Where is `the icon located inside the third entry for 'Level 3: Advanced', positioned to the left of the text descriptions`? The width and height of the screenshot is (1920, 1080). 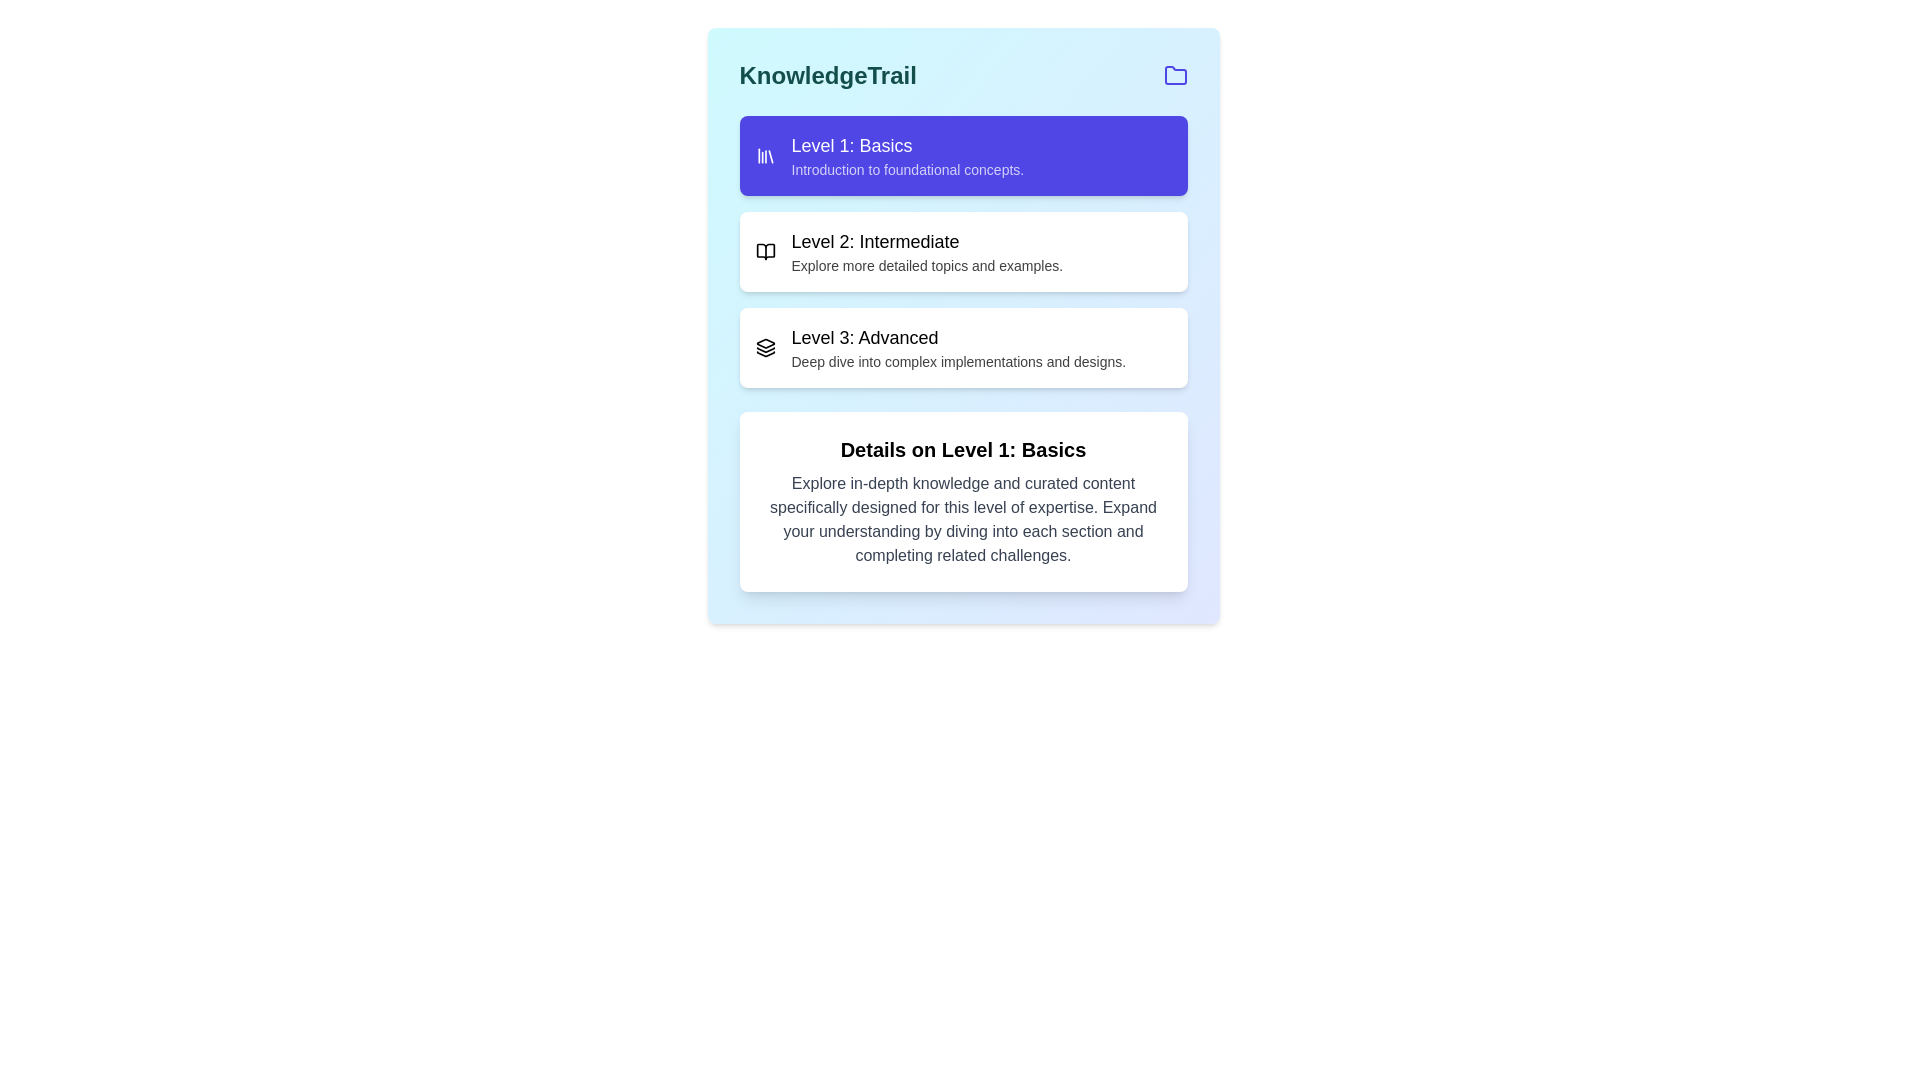
the icon located inside the third entry for 'Level 3: Advanced', positioned to the left of the text descriptions is located at coordinates (764, 346).